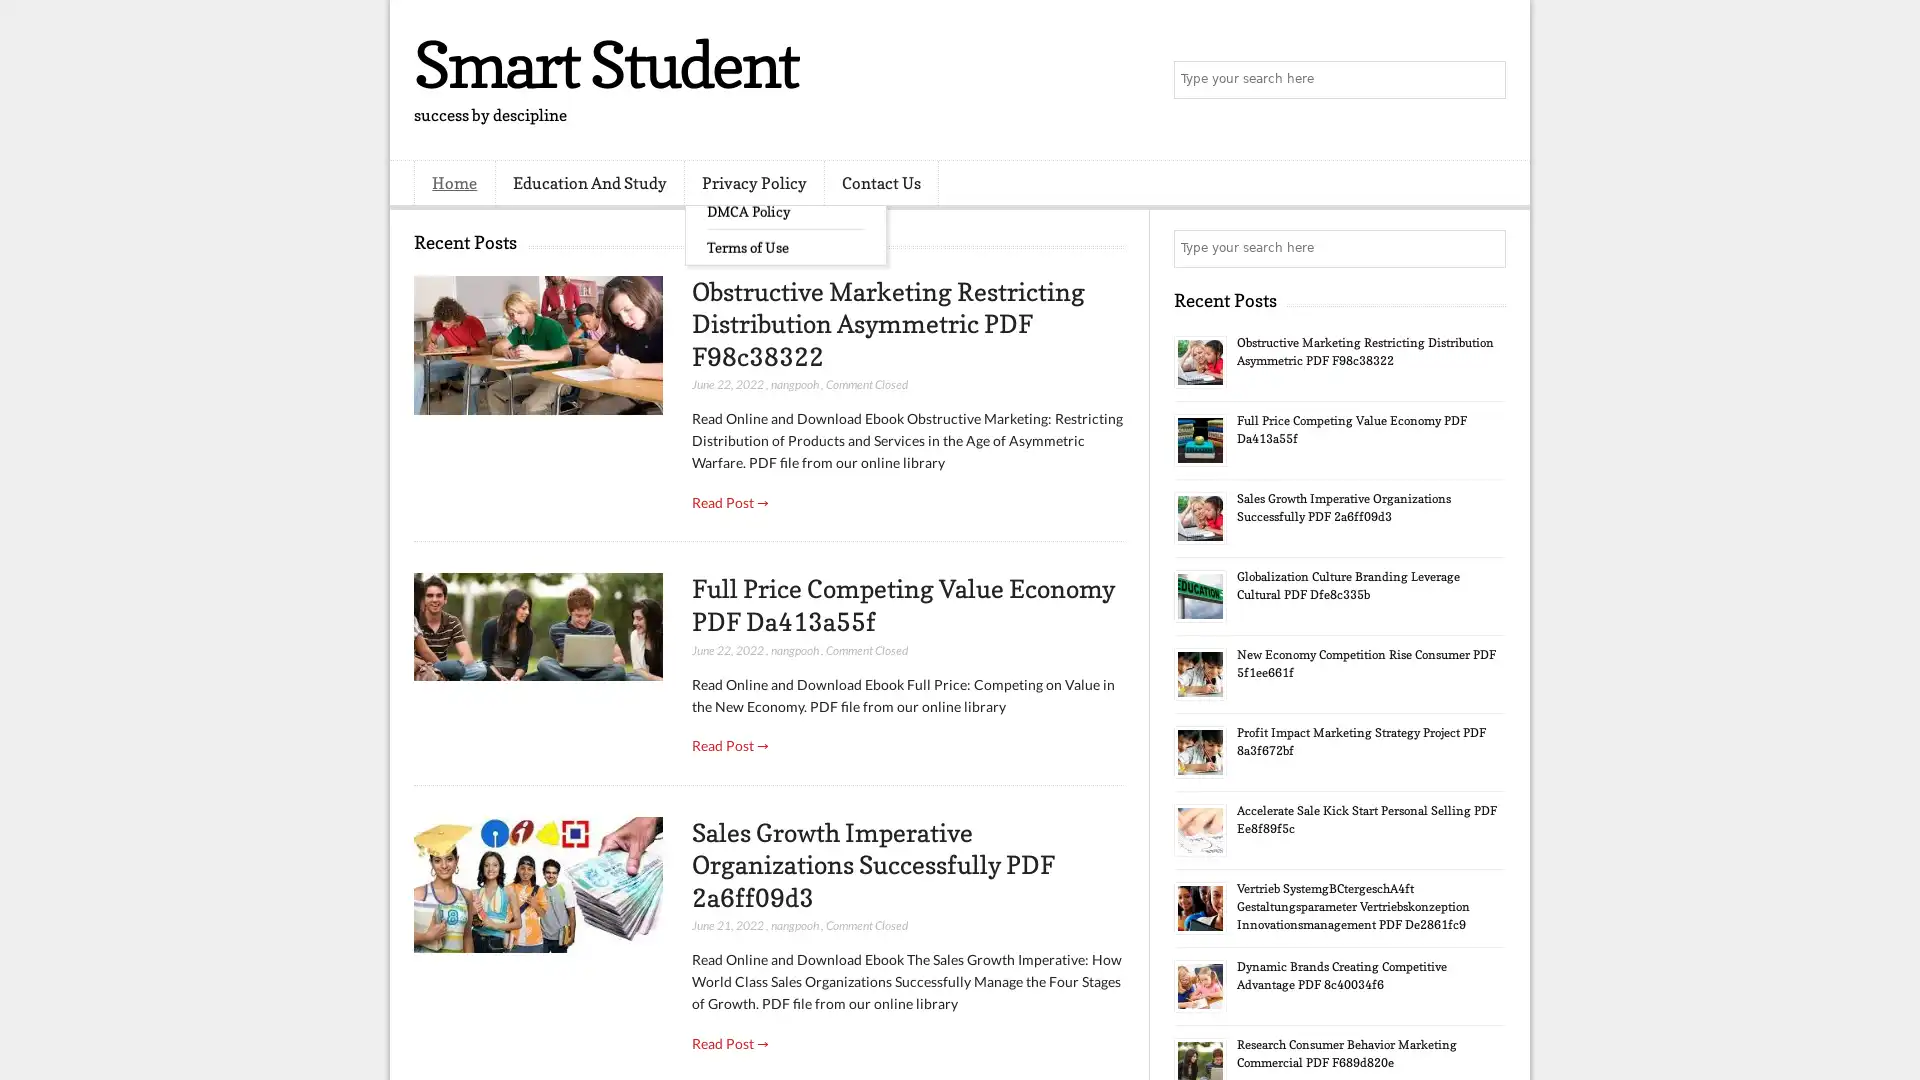 This screenshot has width=1920, height=1080. Describe the element at coordinates (1485, 80) in the screenshot. I see `Search` at that location.